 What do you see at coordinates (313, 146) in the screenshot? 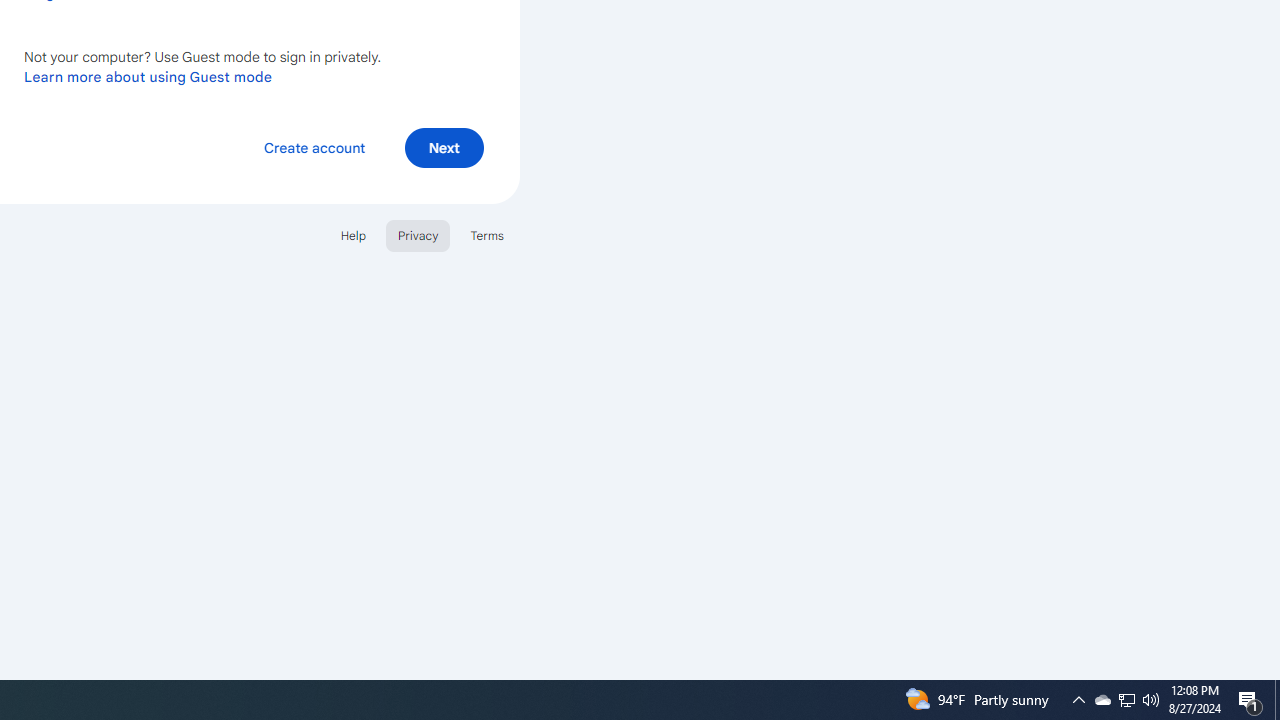
I see `'Create account'` at bounding box center [313, 146].